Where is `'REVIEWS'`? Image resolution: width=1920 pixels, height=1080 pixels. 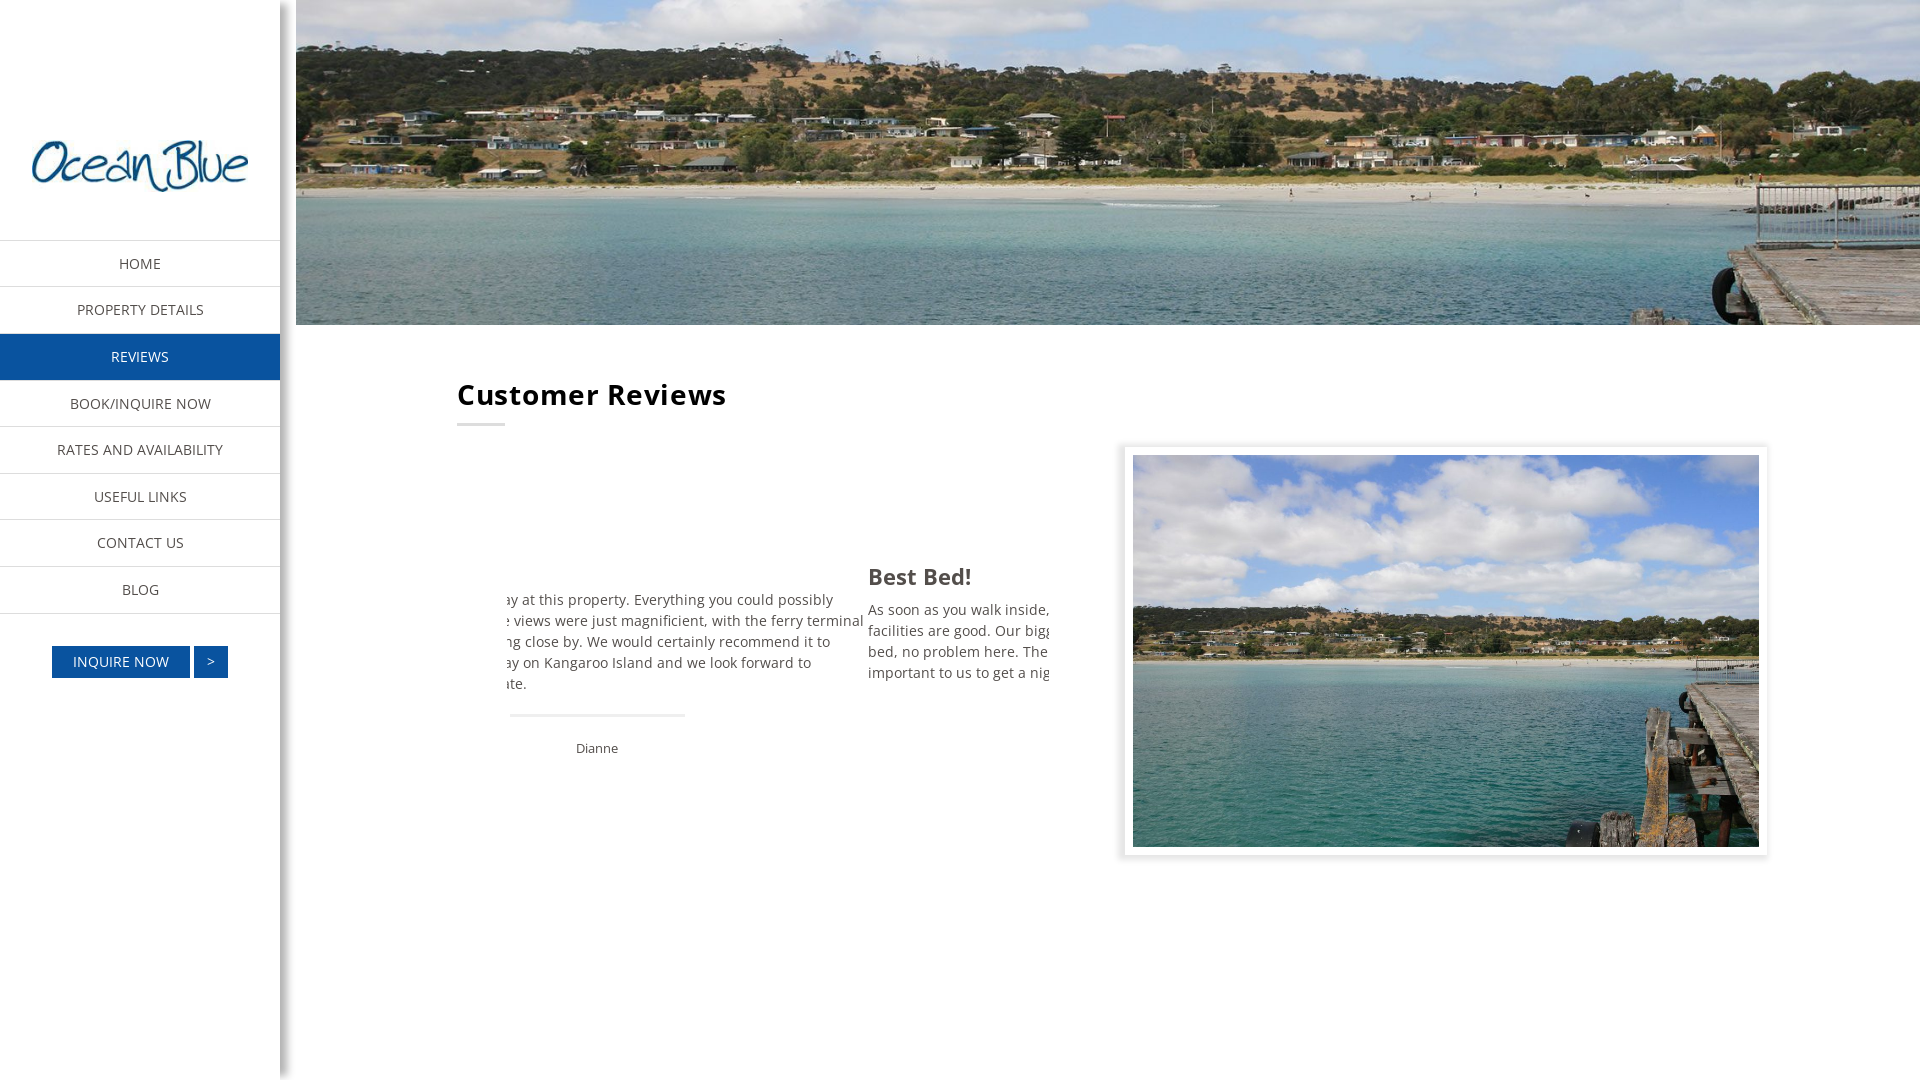
'REVIEWS' is located at coordinates (138, 356).